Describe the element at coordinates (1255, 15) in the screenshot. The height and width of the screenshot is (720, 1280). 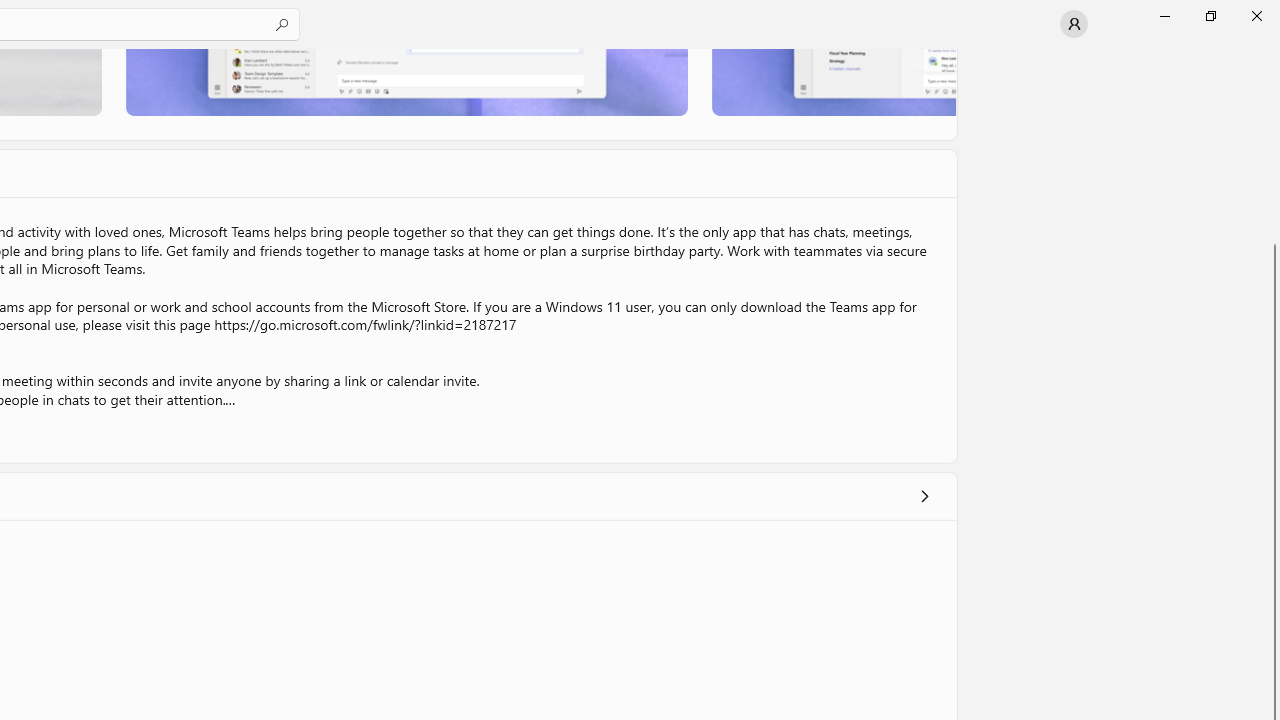
I see `'Close Microsoft Store'` at that location.